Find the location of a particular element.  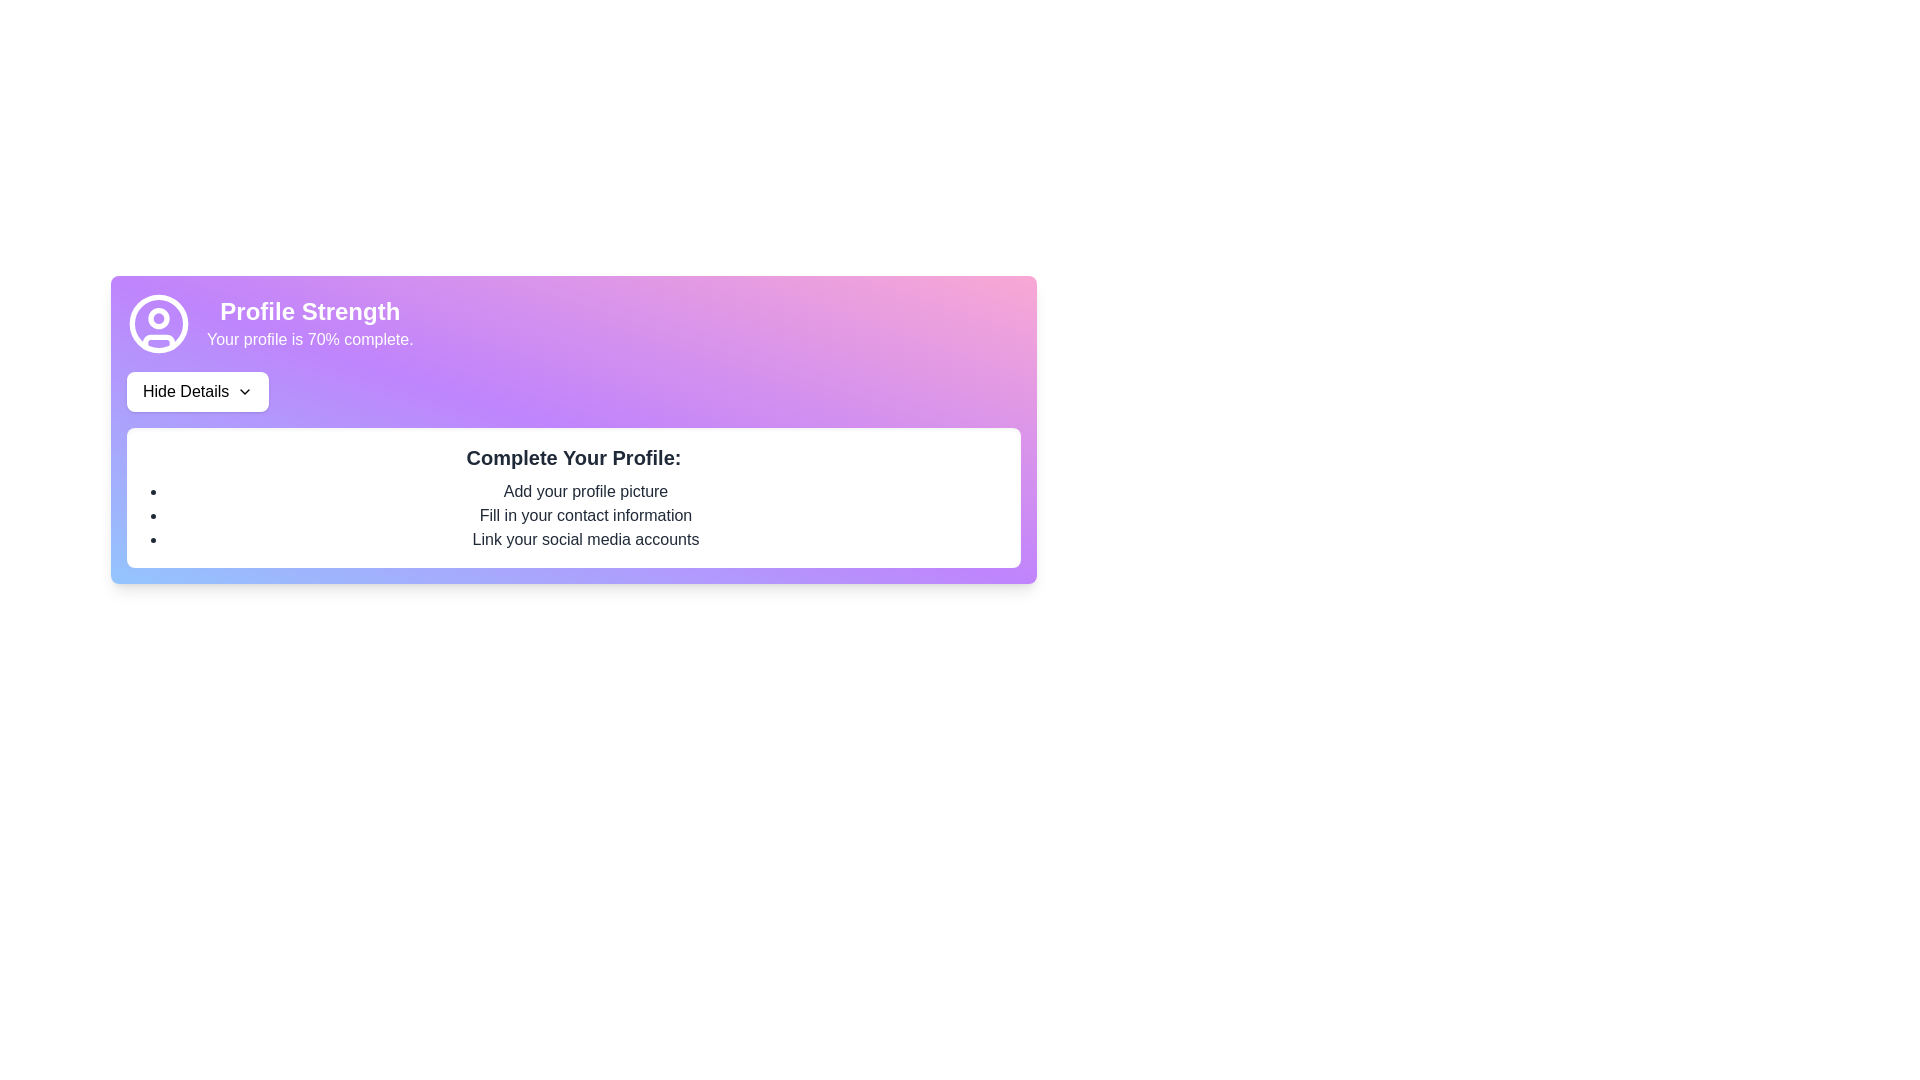

the button that toggles the visibility of the profile details located beneath 'Your profile is 70% complete.' in the 'Profile Strength' card is located at coordinates (198, 392).